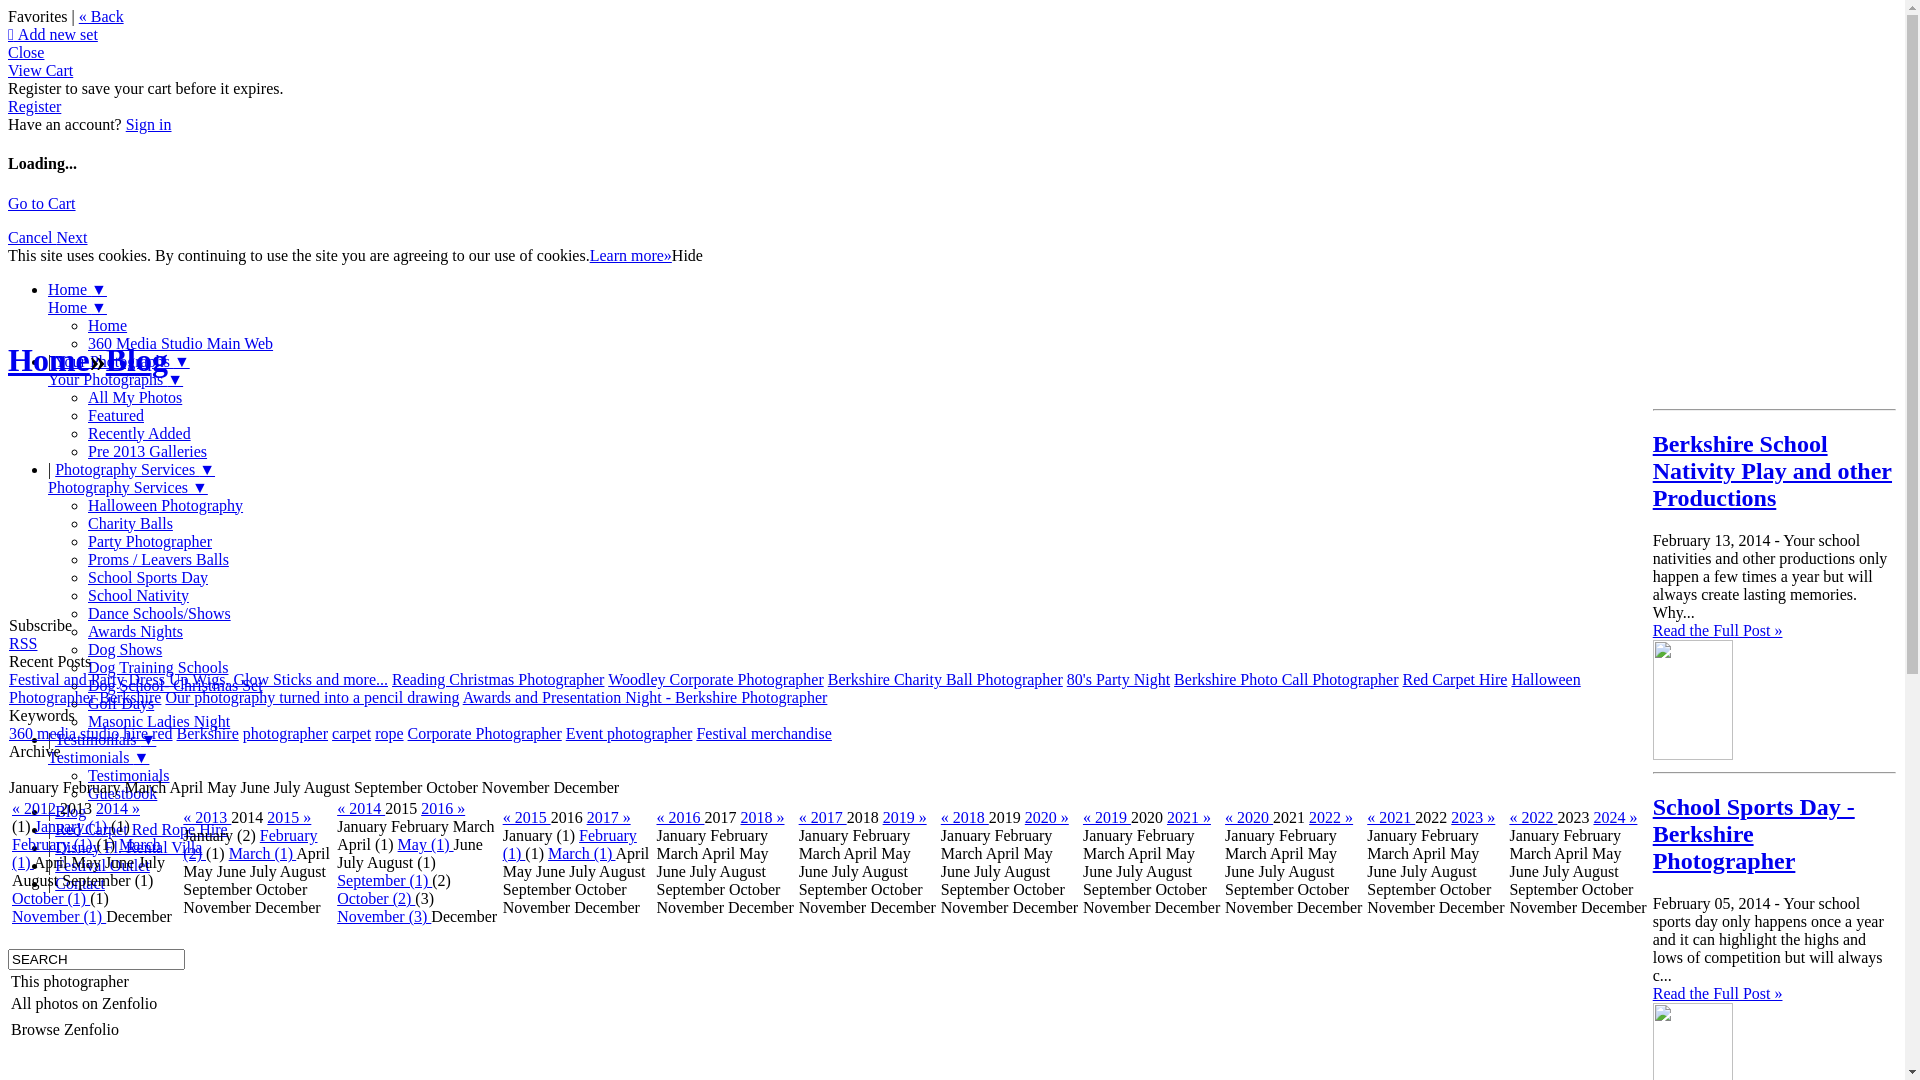  Describe the element at coordinates (82, 1003) in the screenshot. I see `'All photos on Zenfolio'` at that location.